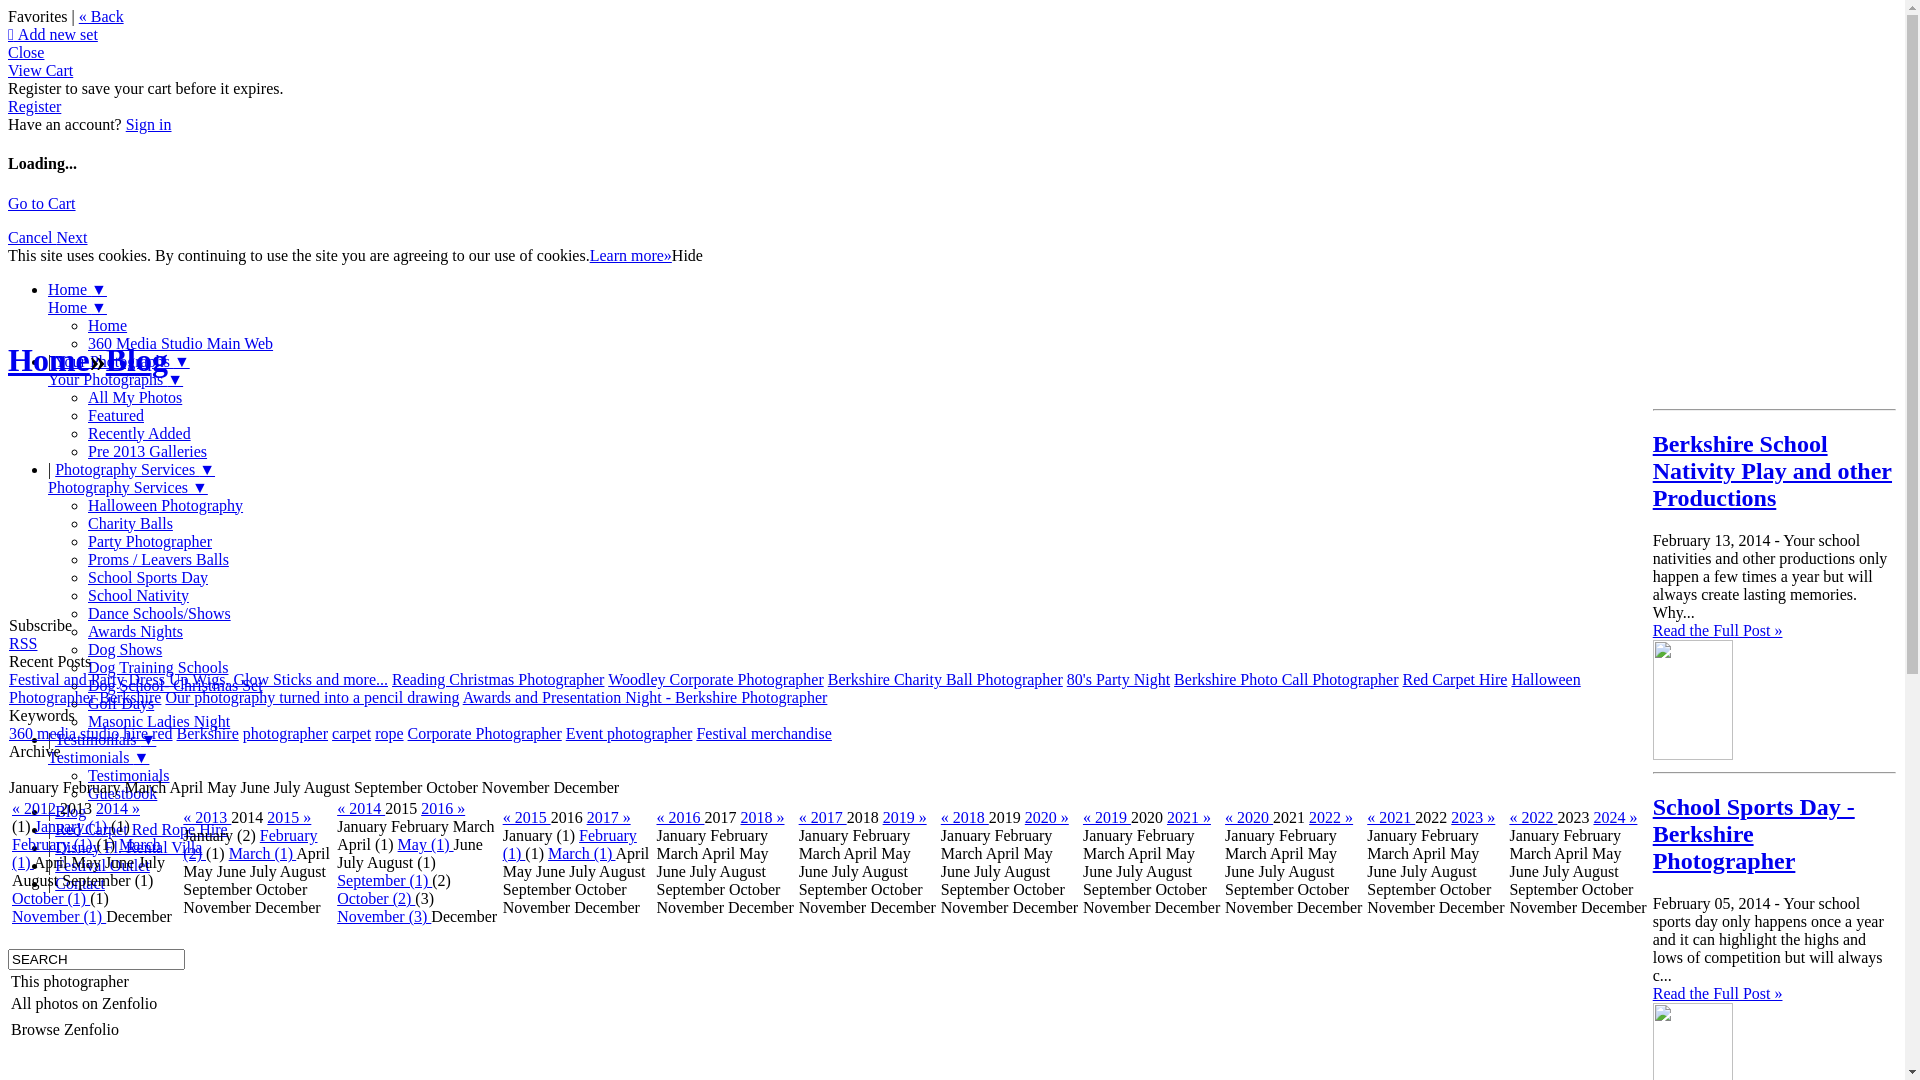  Describe the element at coordinates (82, 1003) in the screenshot. I see `'All photos on Zenfolio'` at that location.